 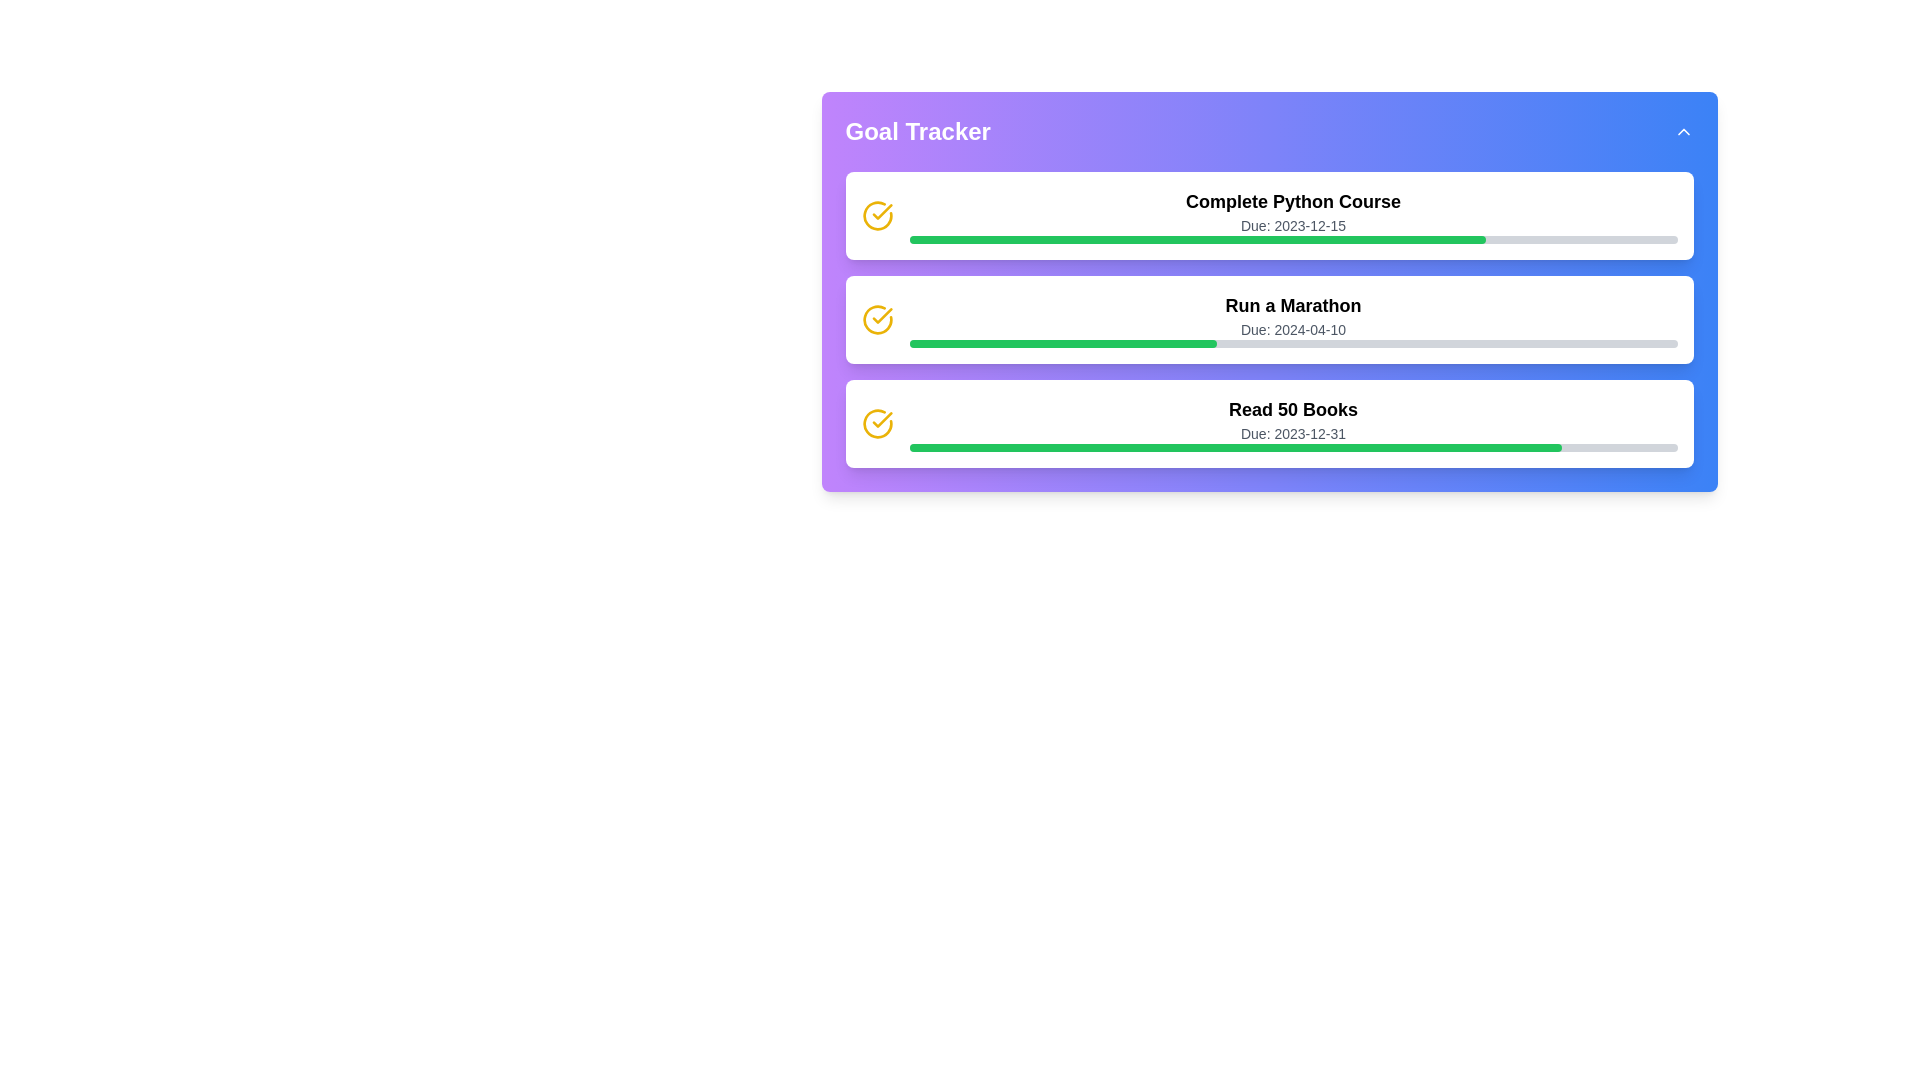 I want to click on the text label 'Read 50 Books' which is displayed in bold and indicates the title of a goal in the goal tracker interface, so click(x=1293, y=408).